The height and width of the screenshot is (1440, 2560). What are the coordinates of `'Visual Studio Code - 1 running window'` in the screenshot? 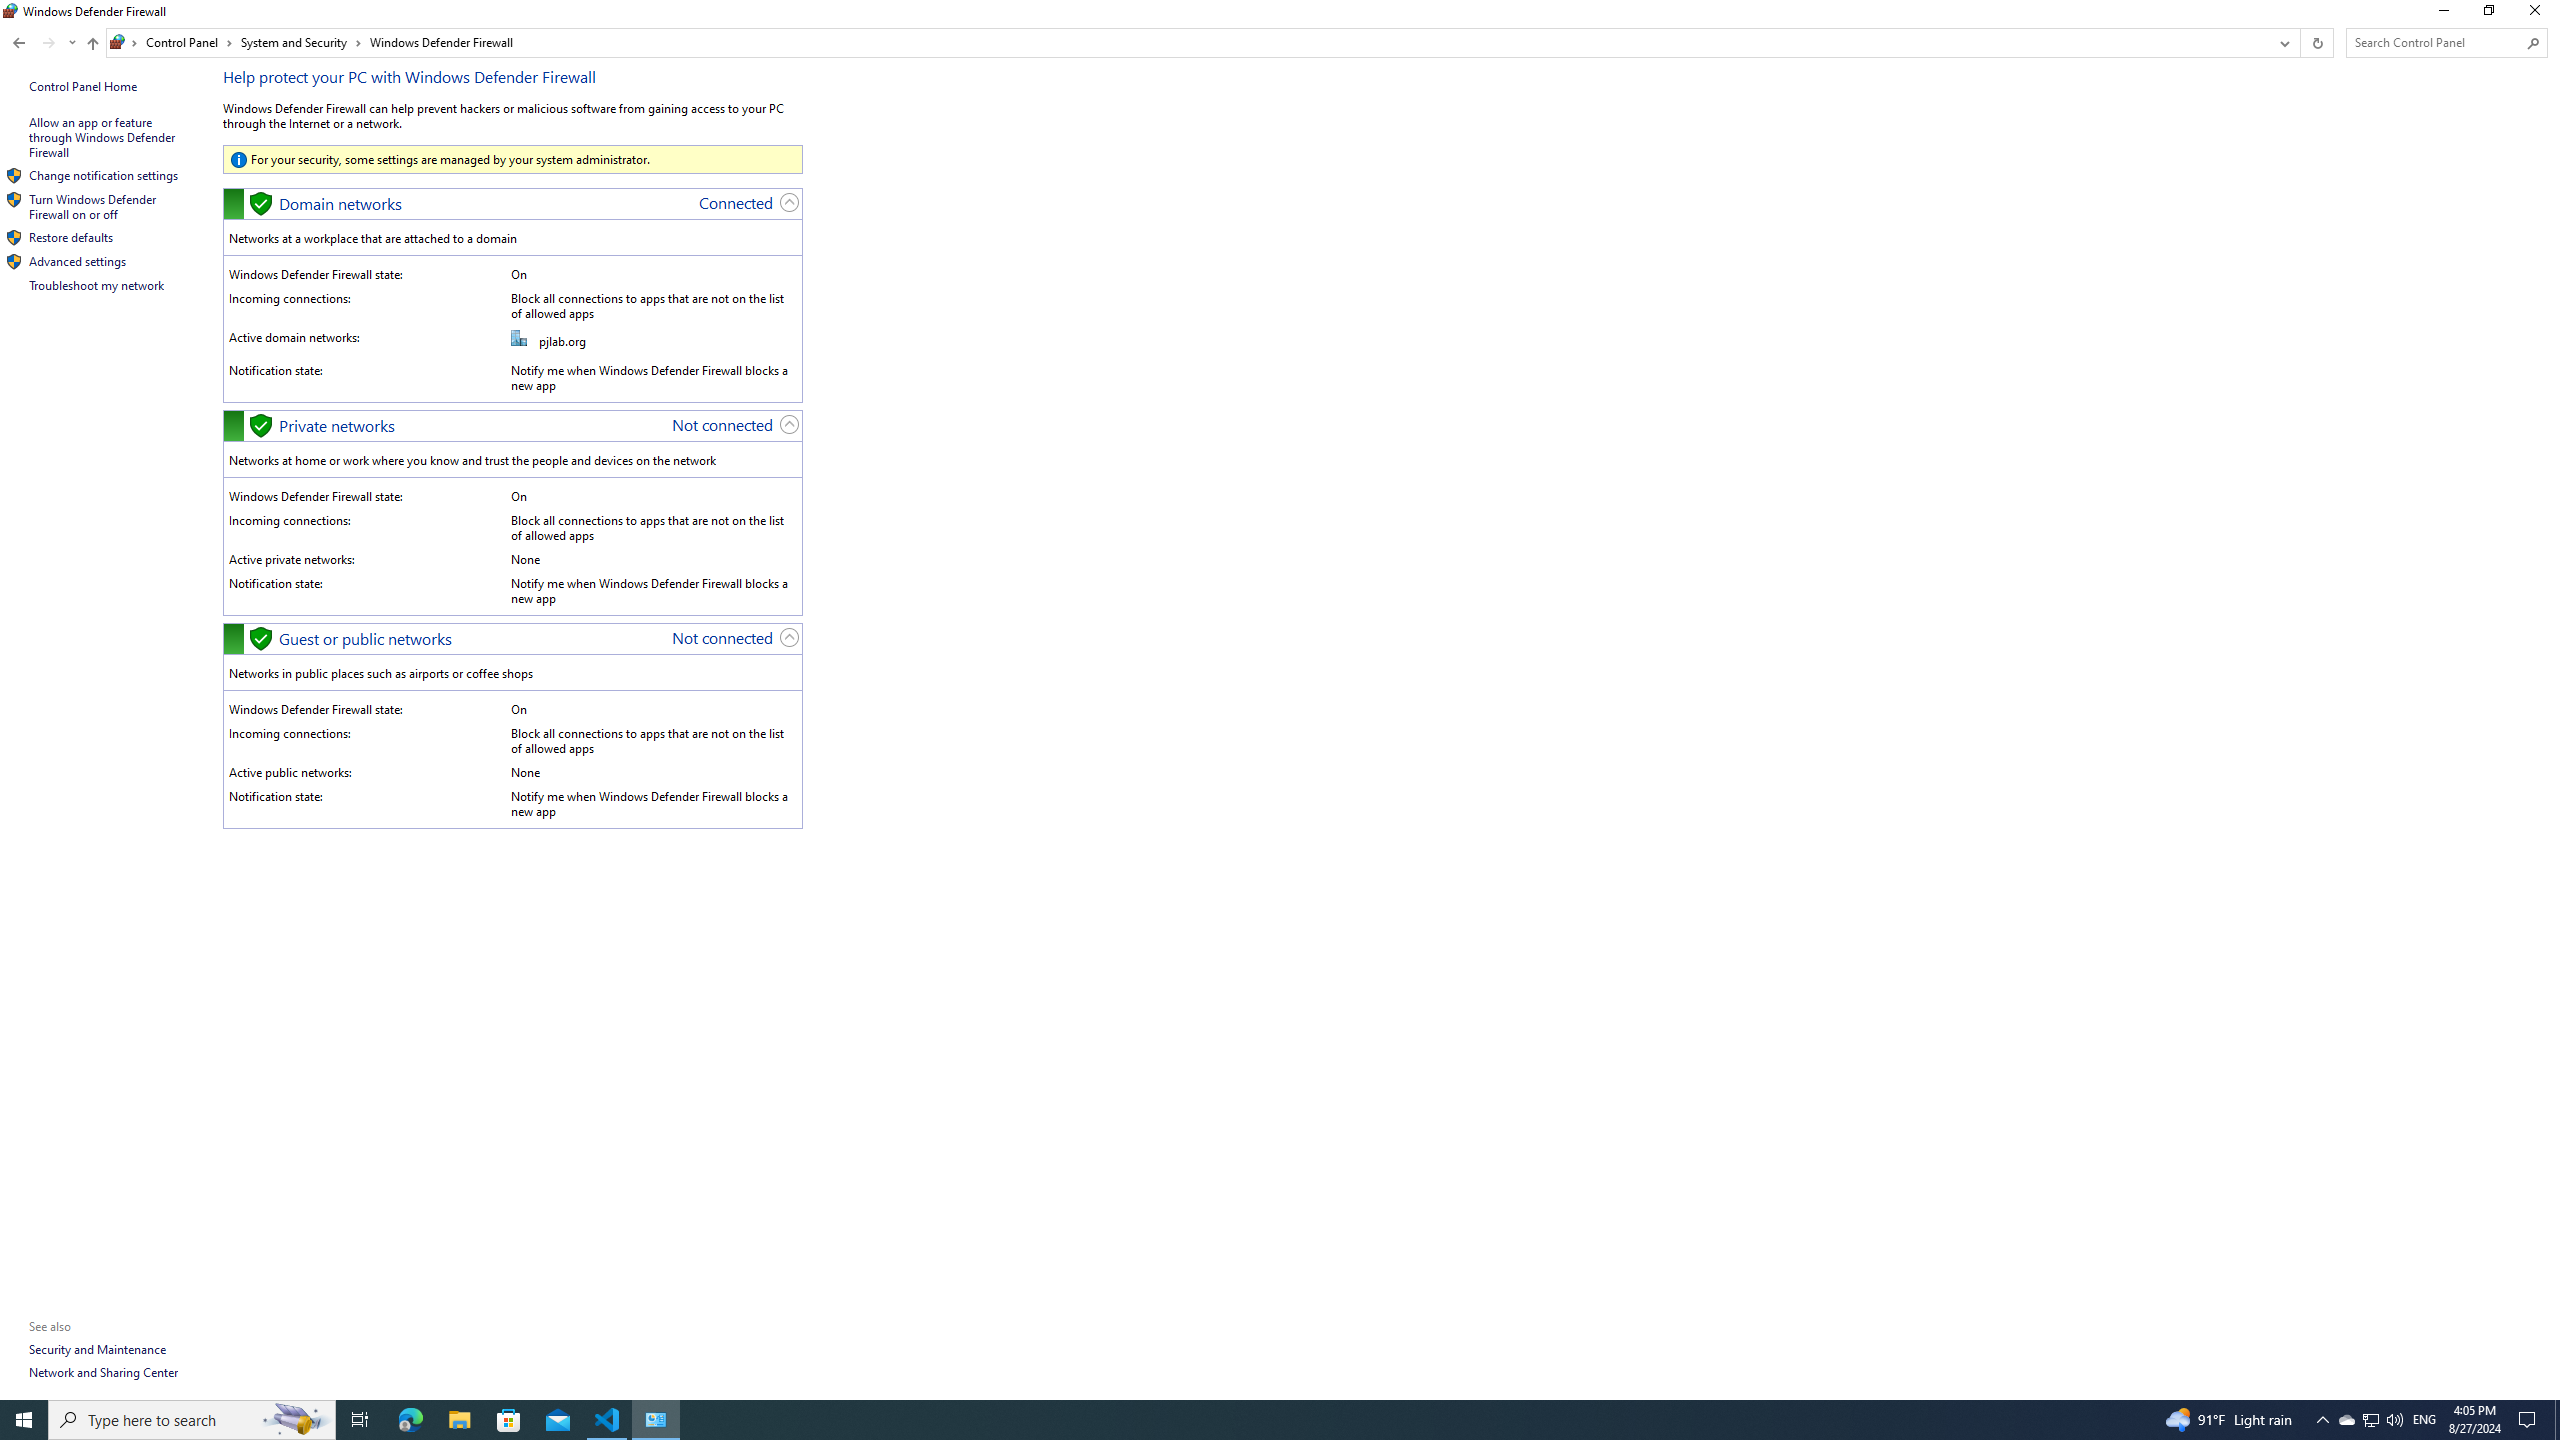 It's located at (607, 1418).